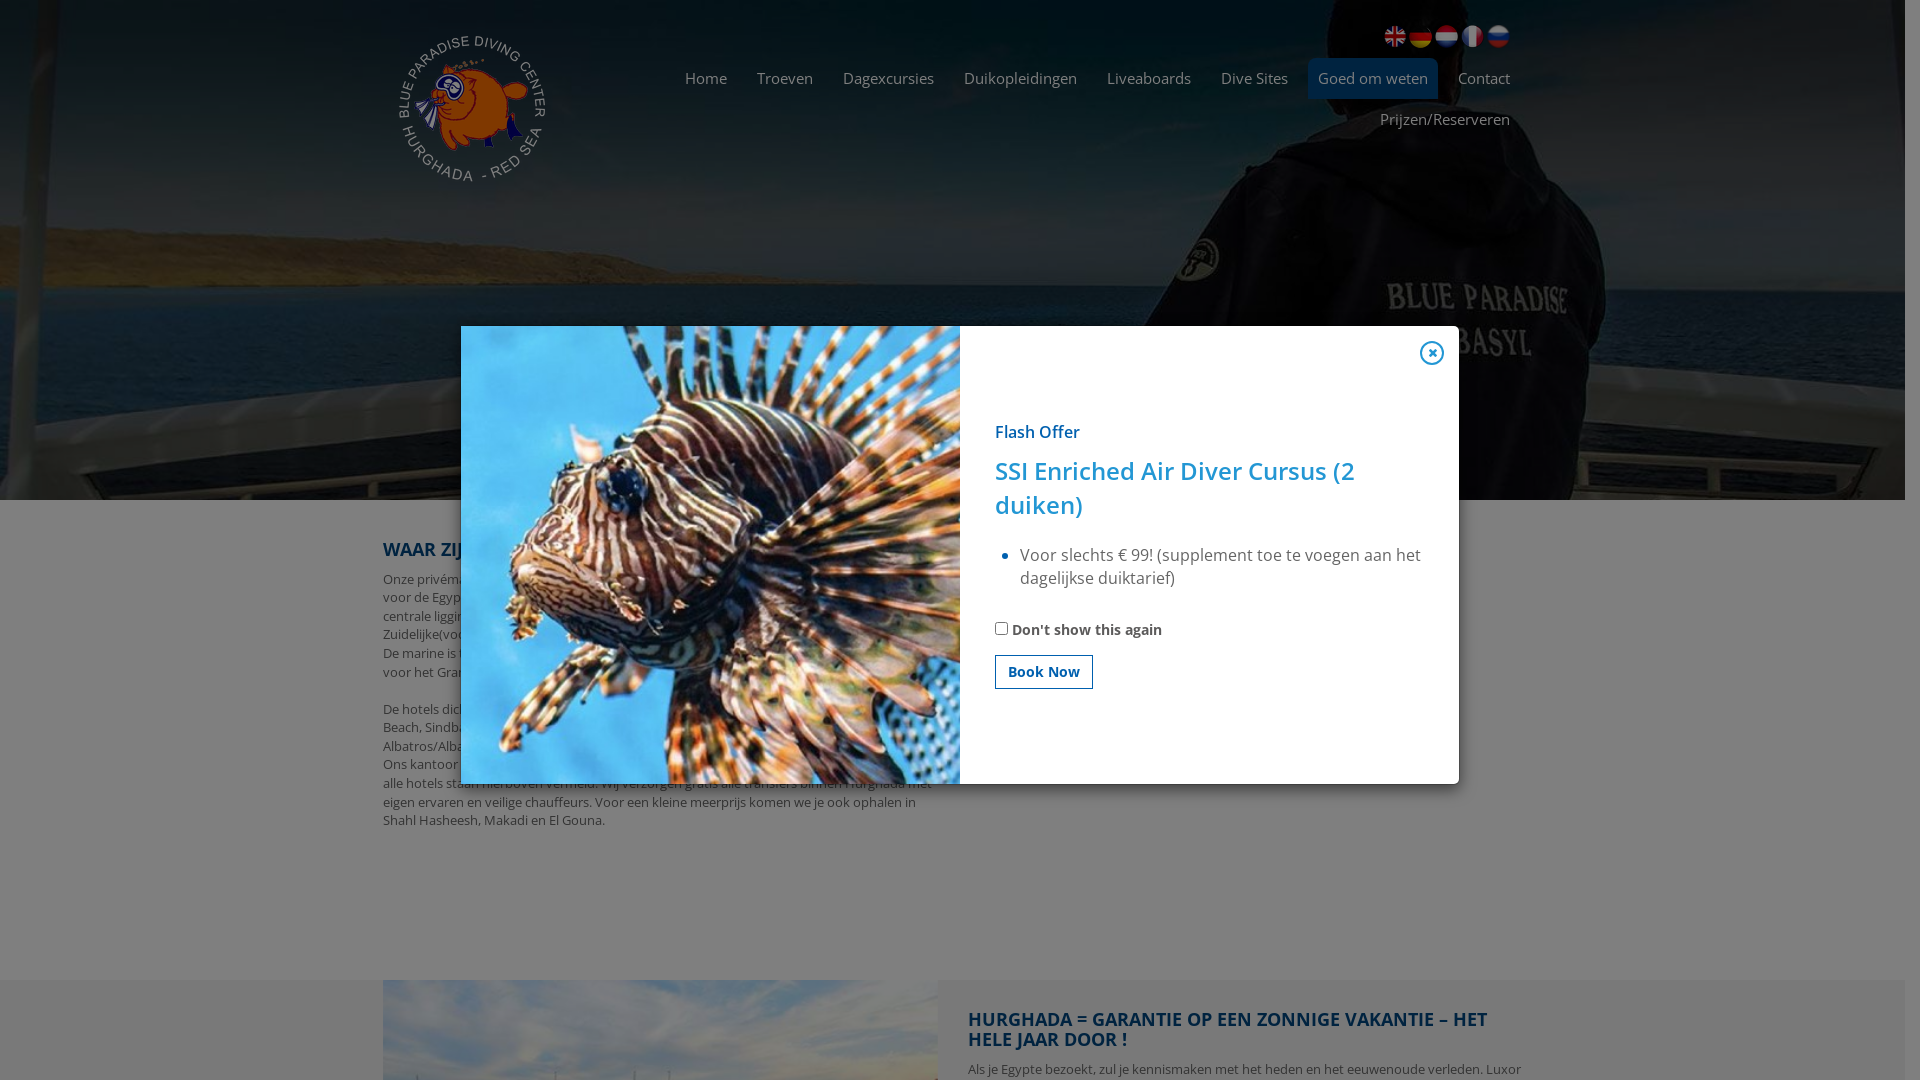 This screenshot has height=1080, width=1920. I want to click on 'Liveaboards', so click(1148, 77).